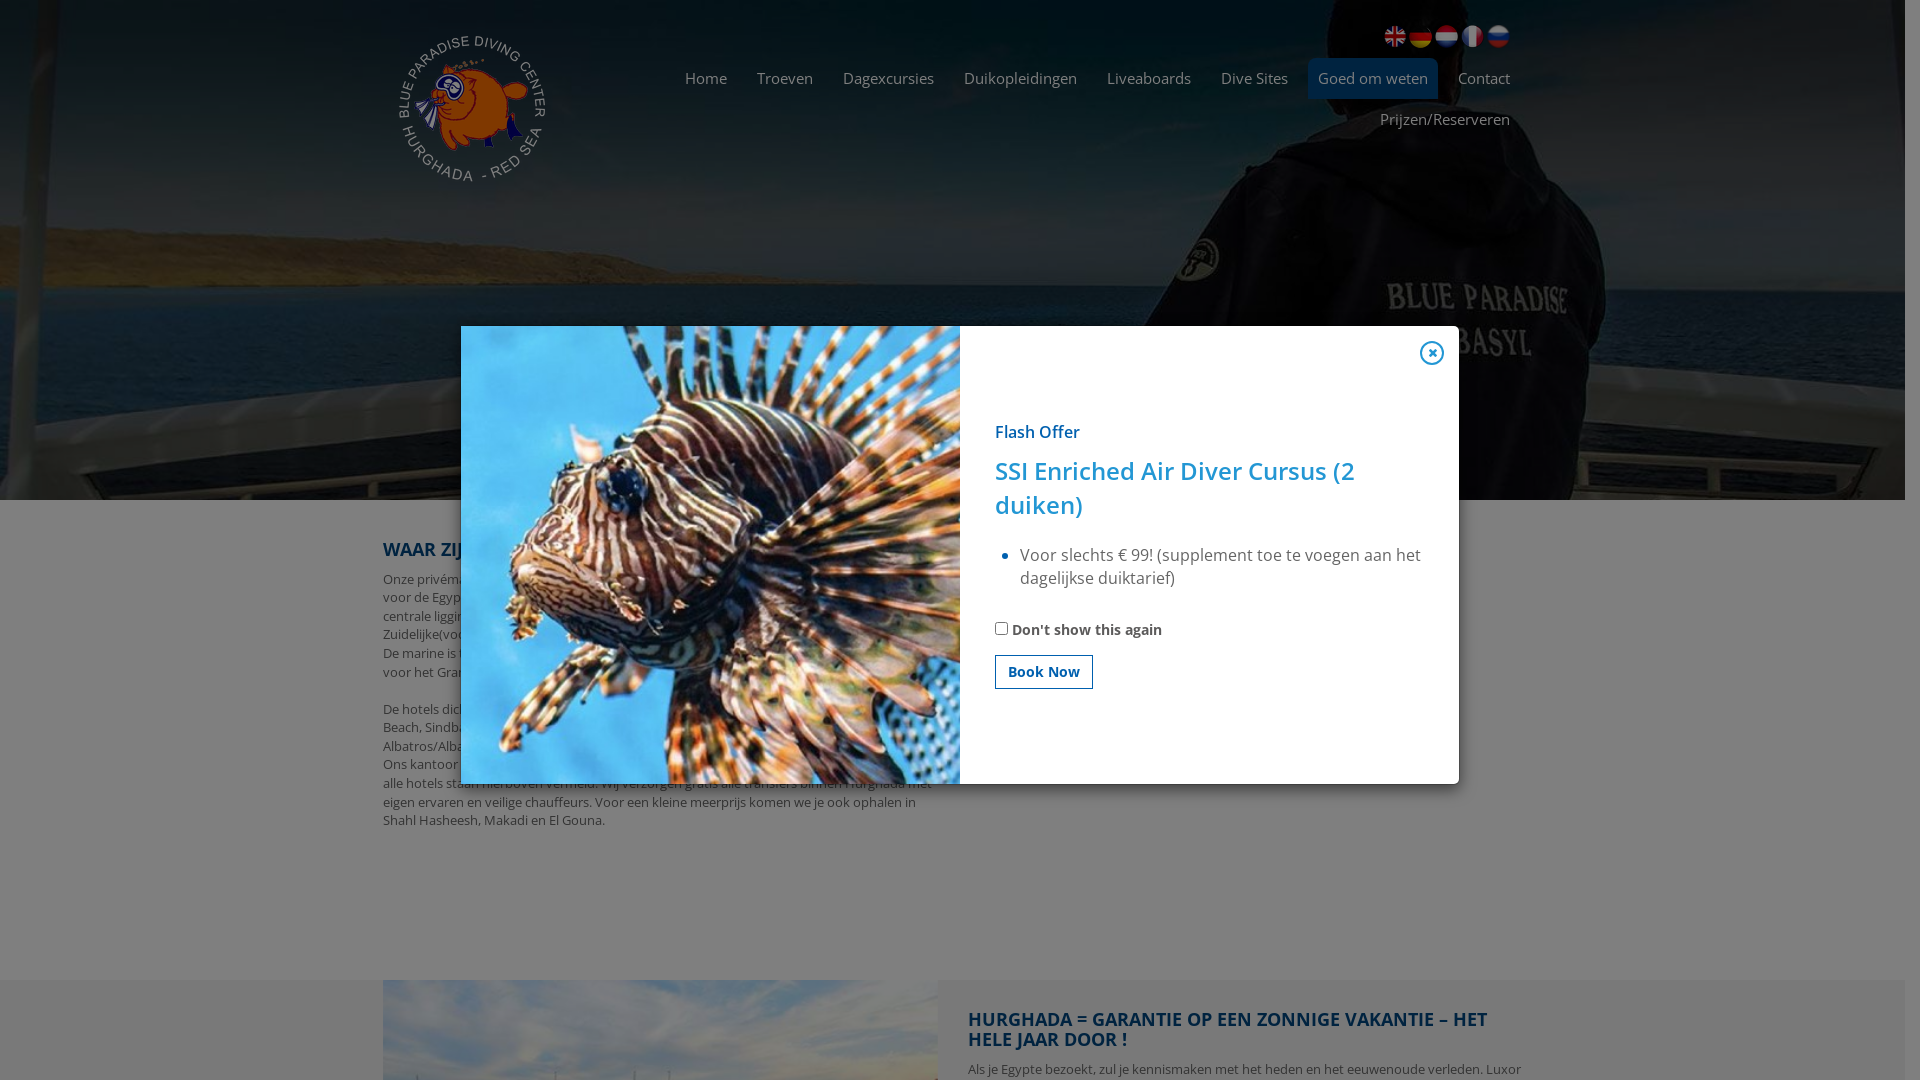 This screenshot has height=1080, width=1920. I want to click on 'Liveaboards', so click(1148, 77).